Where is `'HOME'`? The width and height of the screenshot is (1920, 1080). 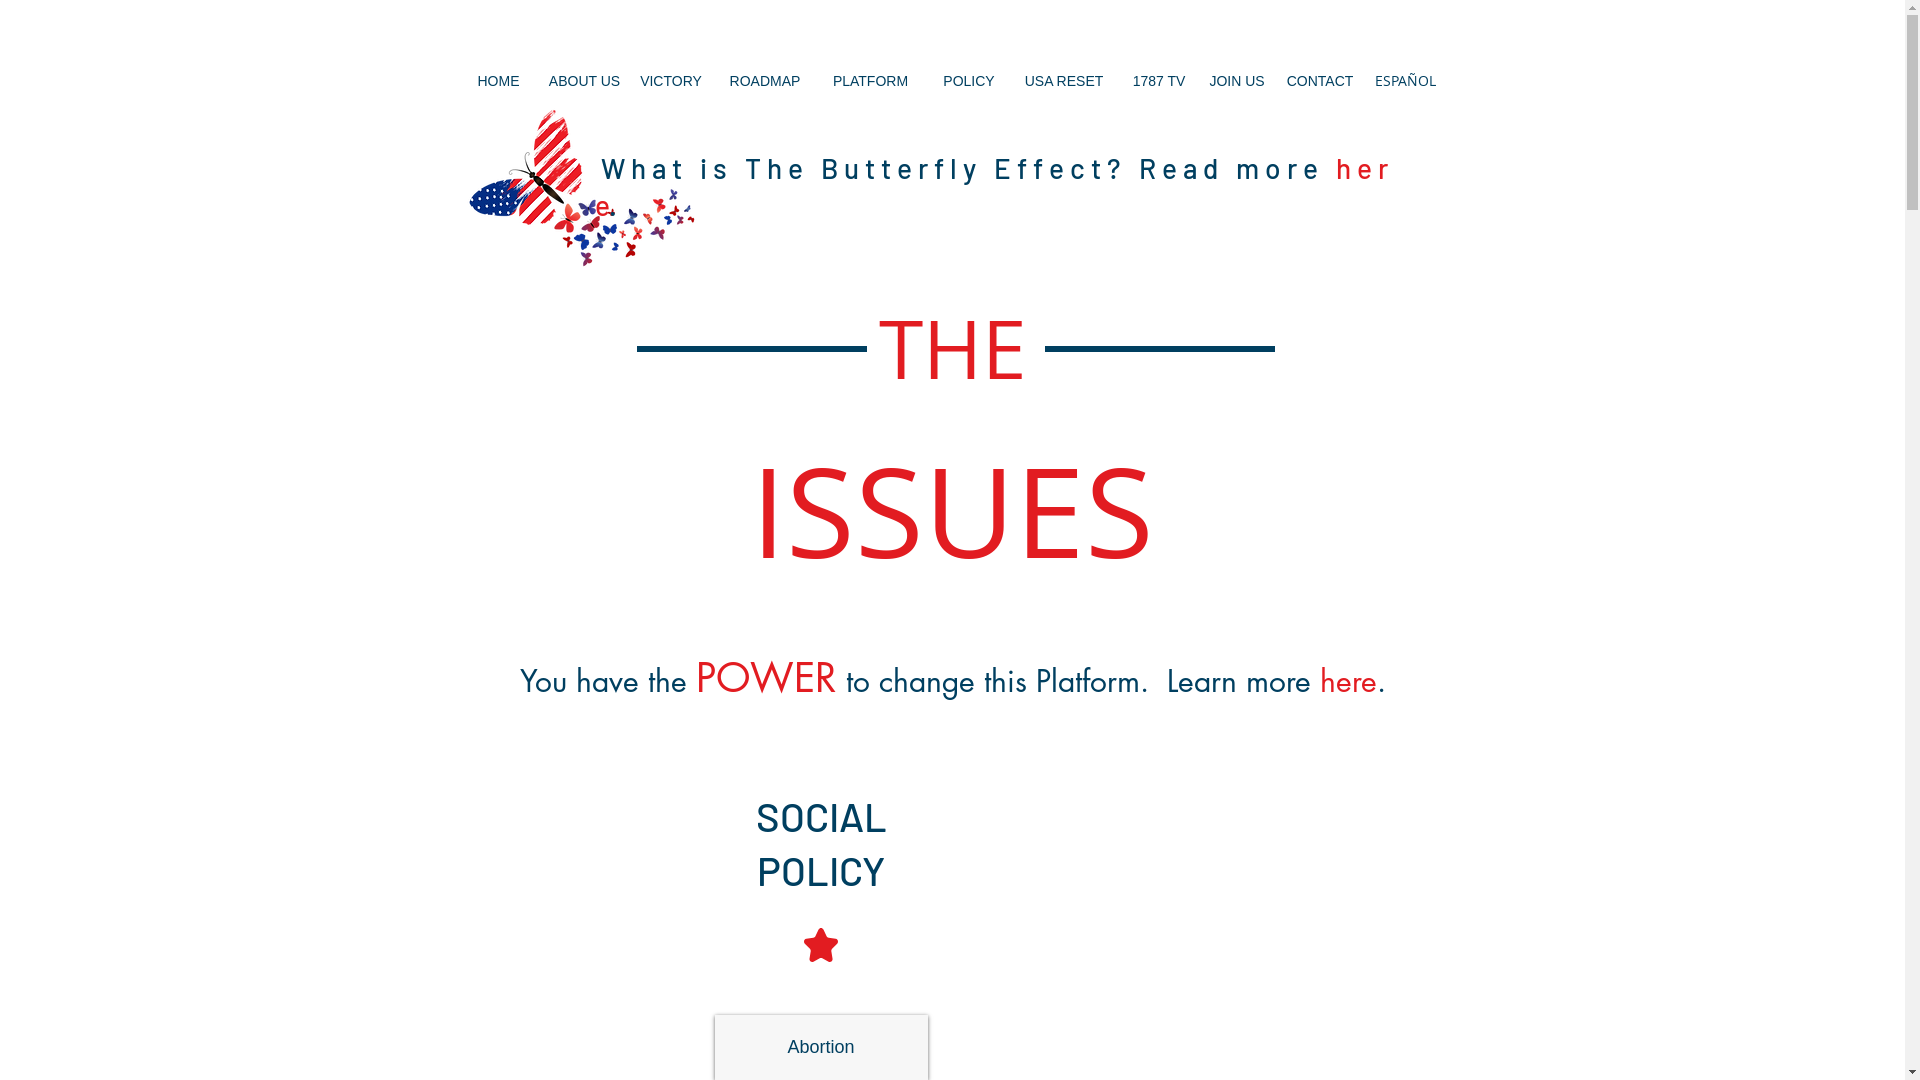 'HOME' is located at coordinates (499, 79).